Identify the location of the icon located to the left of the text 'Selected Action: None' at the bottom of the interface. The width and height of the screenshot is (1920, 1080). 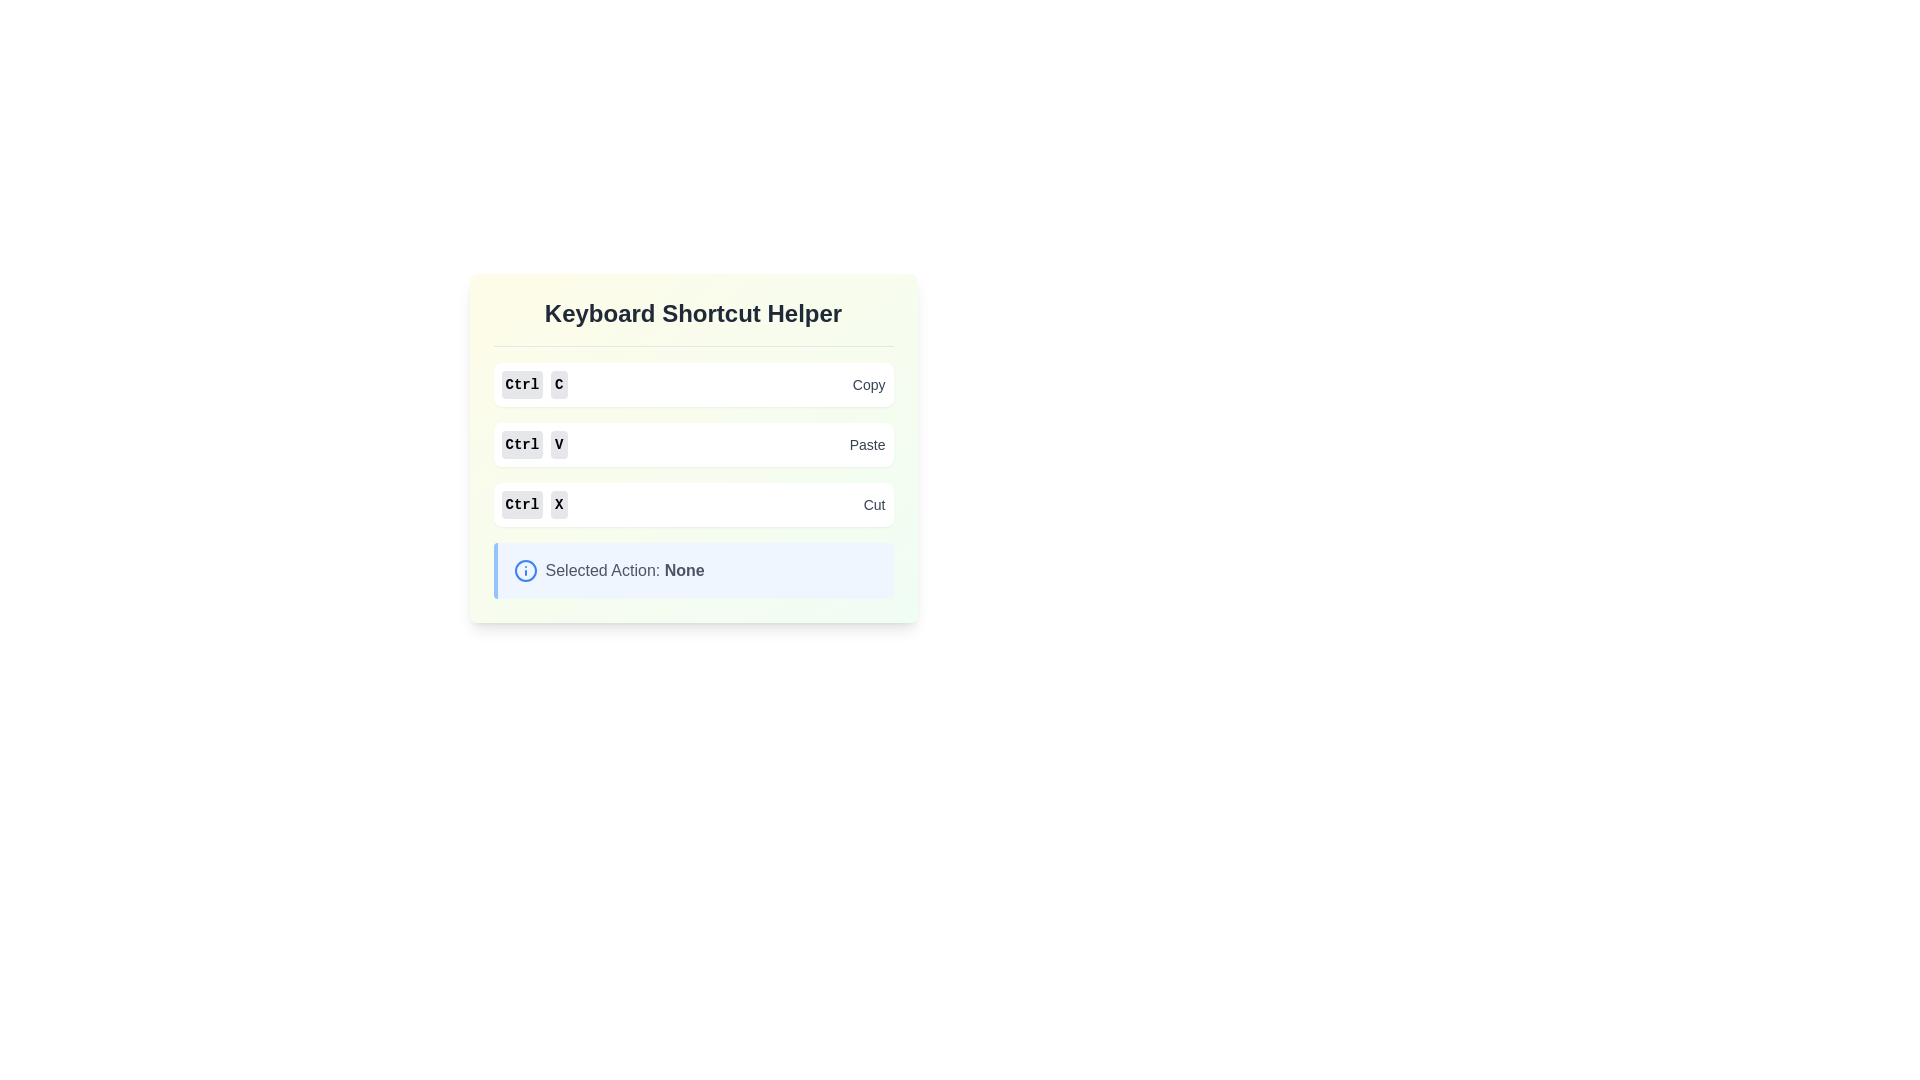
(525, 570).